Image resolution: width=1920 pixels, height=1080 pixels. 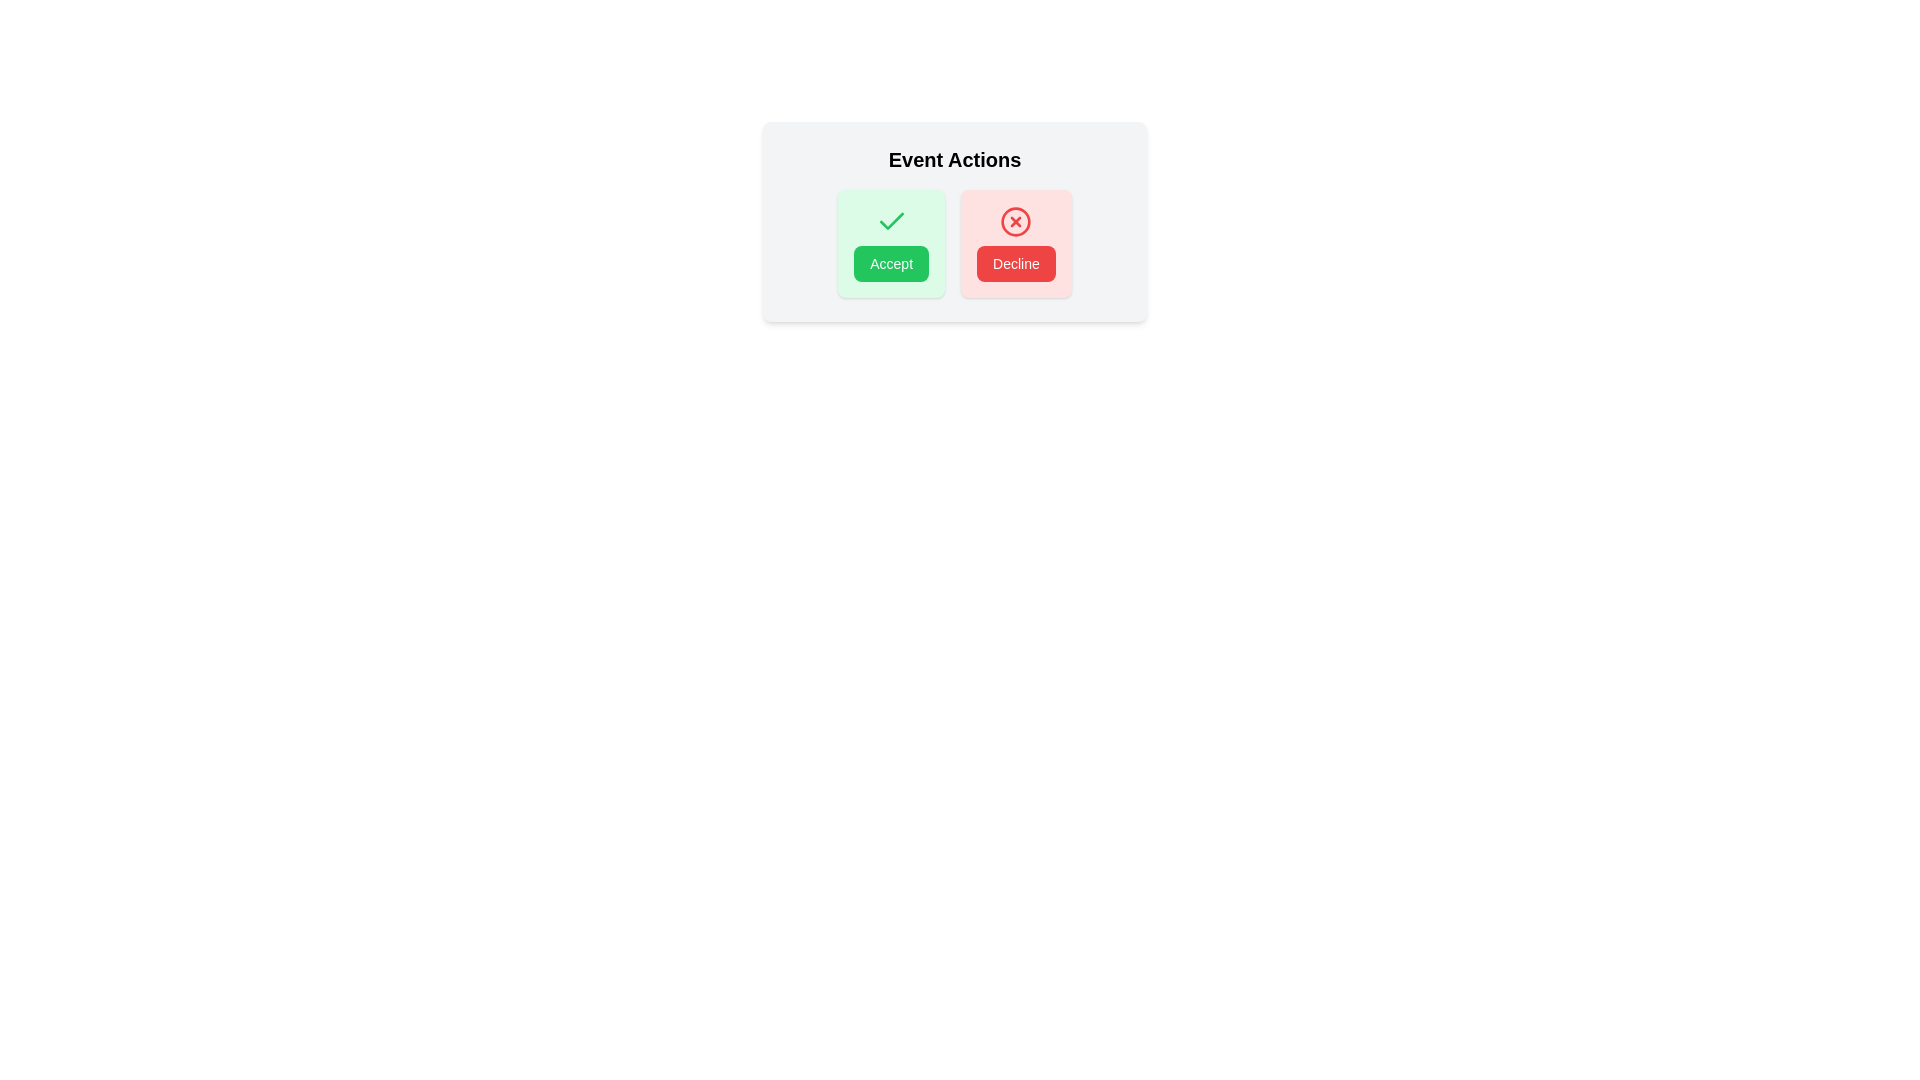 I want to click on the green 'Accept' button with rounded corners, so click(x=890, y=262).